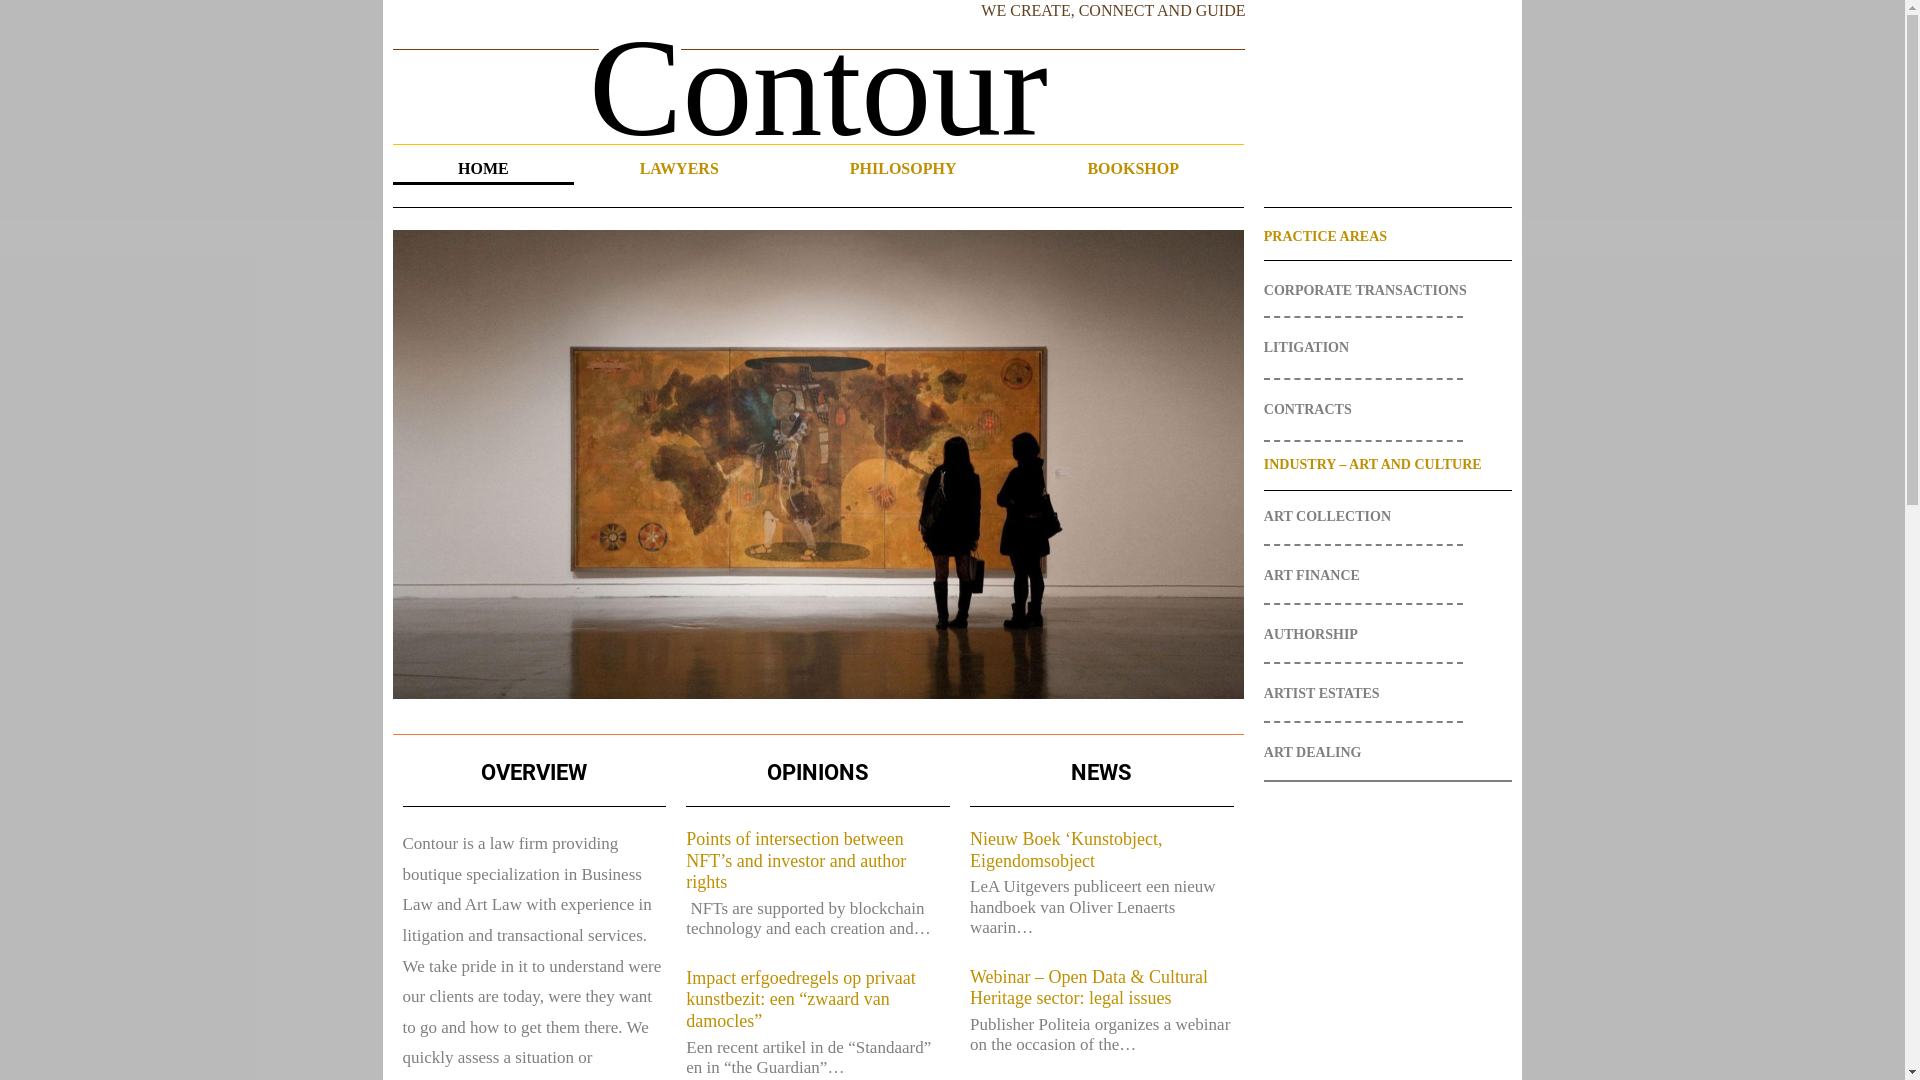  Describe the element at coordinates (1387, 635) in the screenshot. I see `'AUTHORSHIP'` at that location.